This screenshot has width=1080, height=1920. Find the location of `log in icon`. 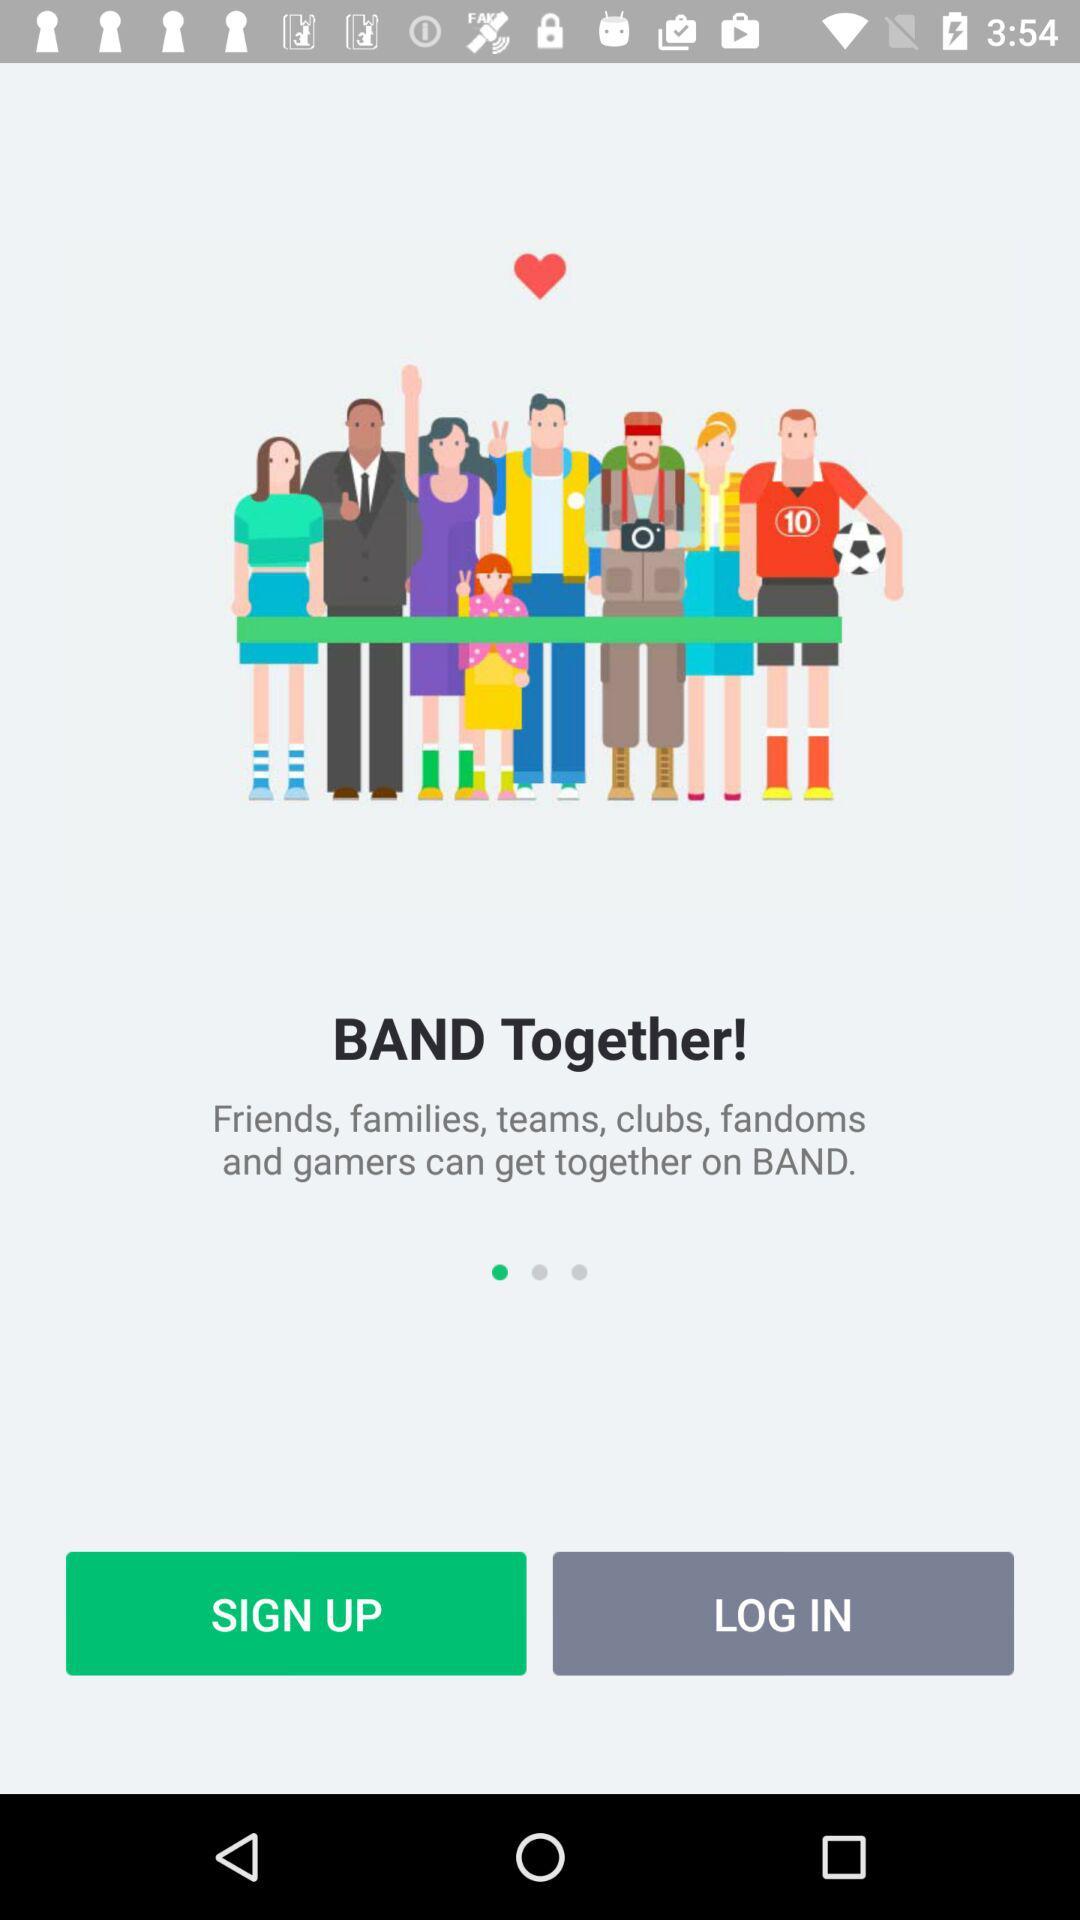

log in icon is located at coordinates (782, 1613).